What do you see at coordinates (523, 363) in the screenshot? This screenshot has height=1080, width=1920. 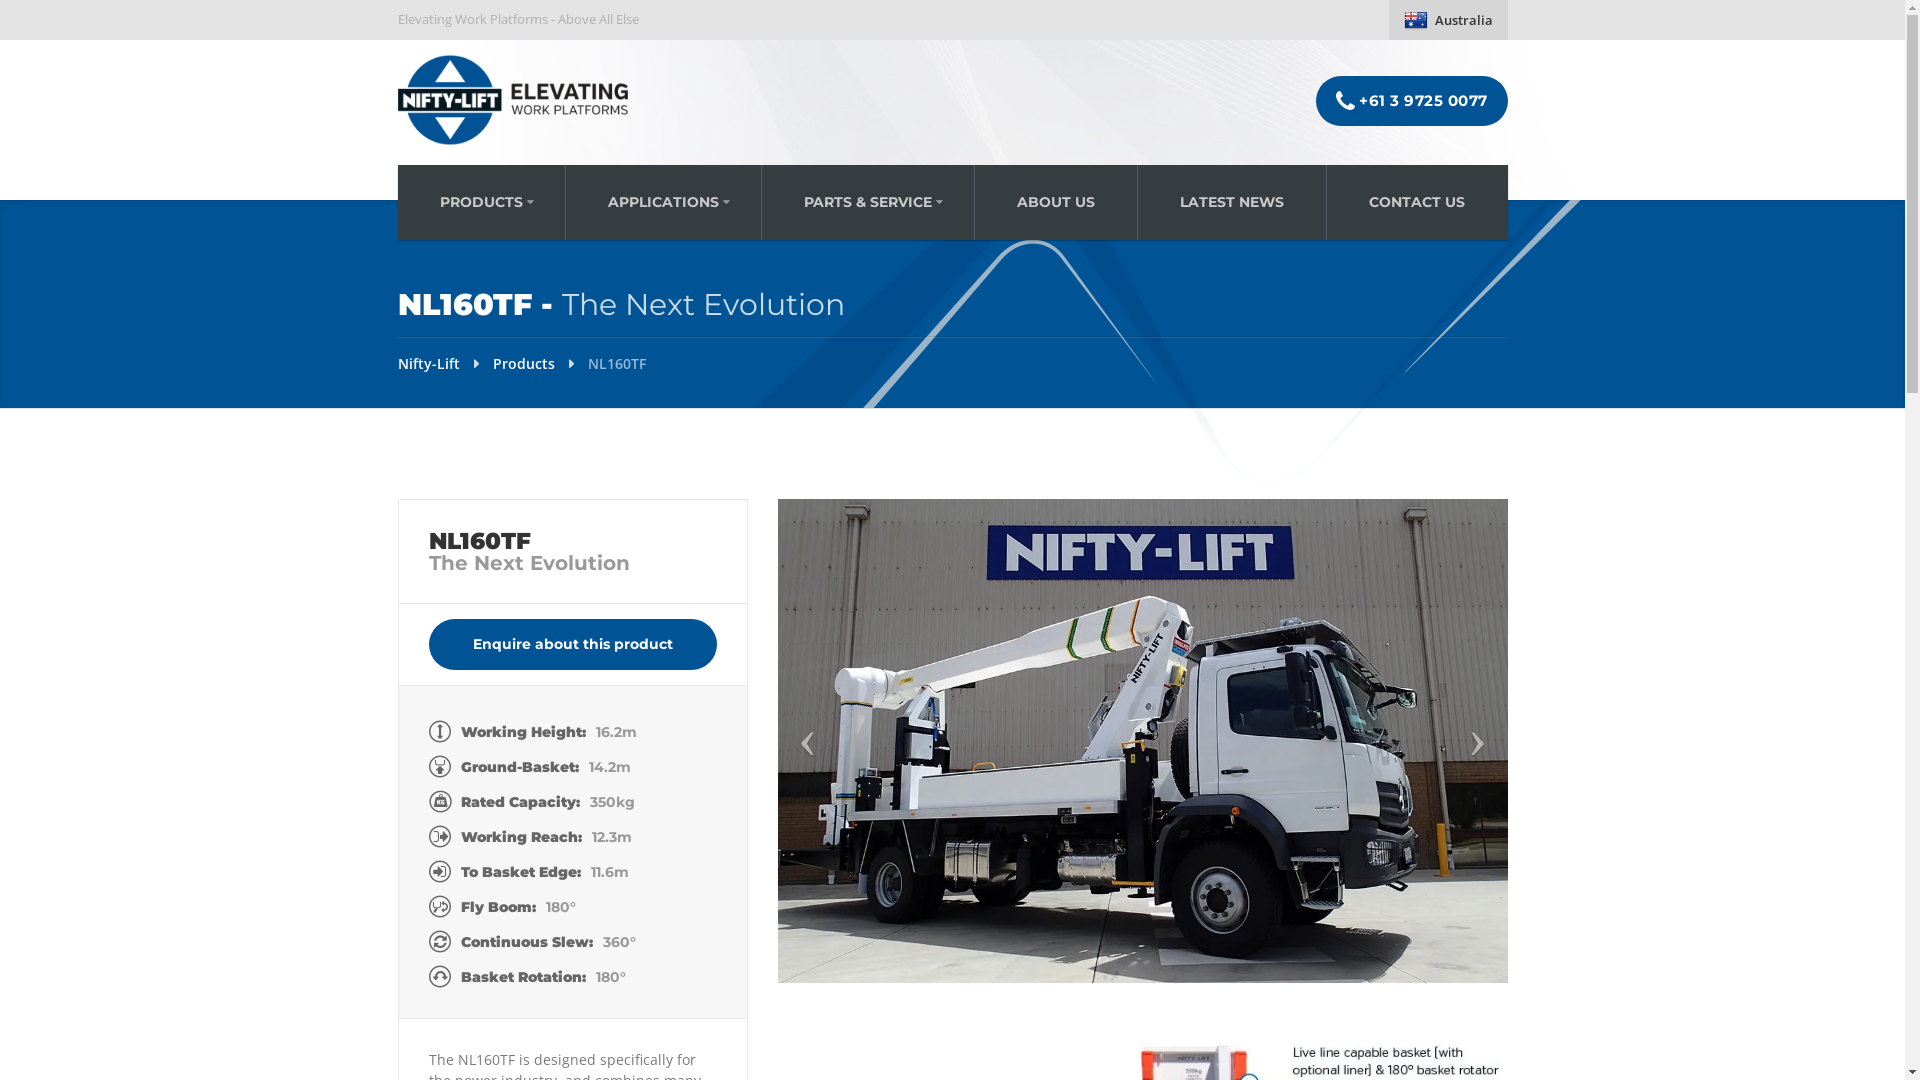 I see `'Products'` at bounding box center [523, 363].